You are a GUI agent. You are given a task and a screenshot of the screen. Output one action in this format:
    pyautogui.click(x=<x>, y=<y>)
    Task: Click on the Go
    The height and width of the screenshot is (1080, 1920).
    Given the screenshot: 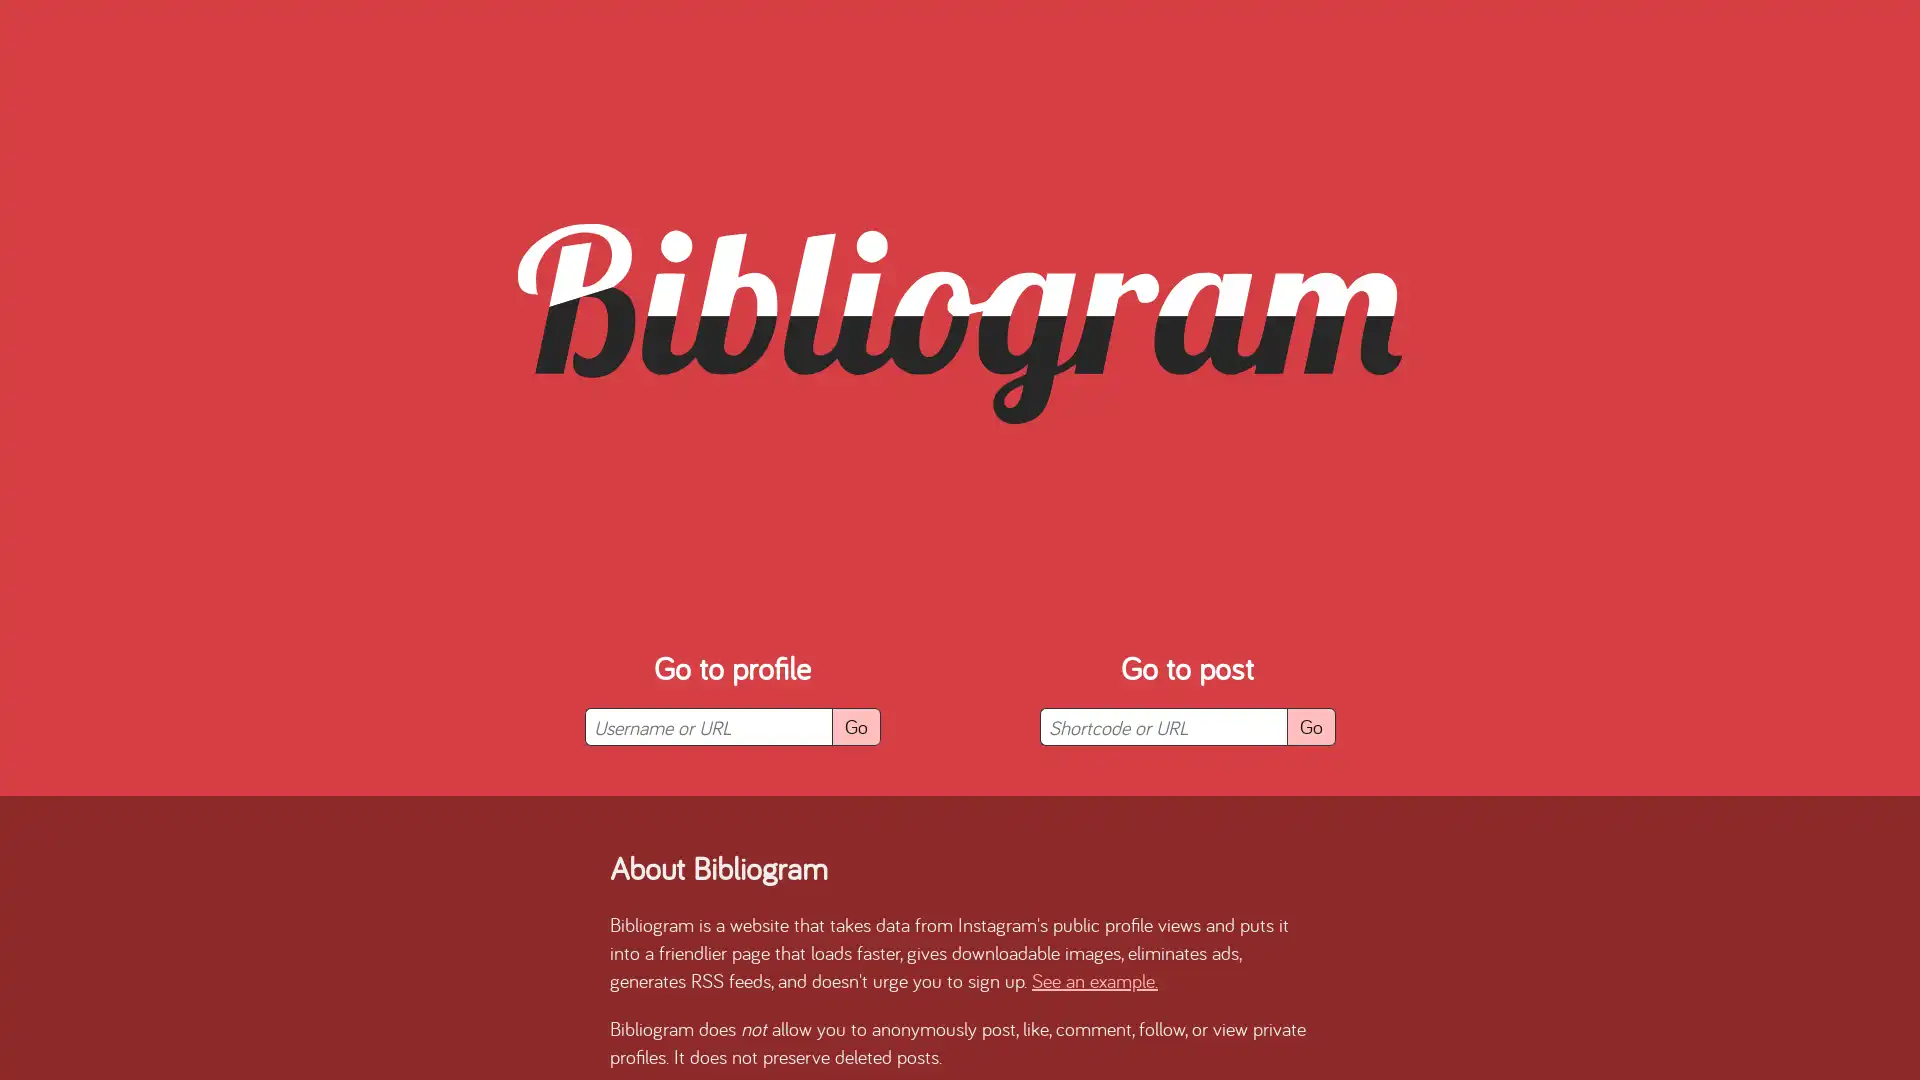 What is the action you would take?
    pyautogui.click(x=1310, y=726)
    